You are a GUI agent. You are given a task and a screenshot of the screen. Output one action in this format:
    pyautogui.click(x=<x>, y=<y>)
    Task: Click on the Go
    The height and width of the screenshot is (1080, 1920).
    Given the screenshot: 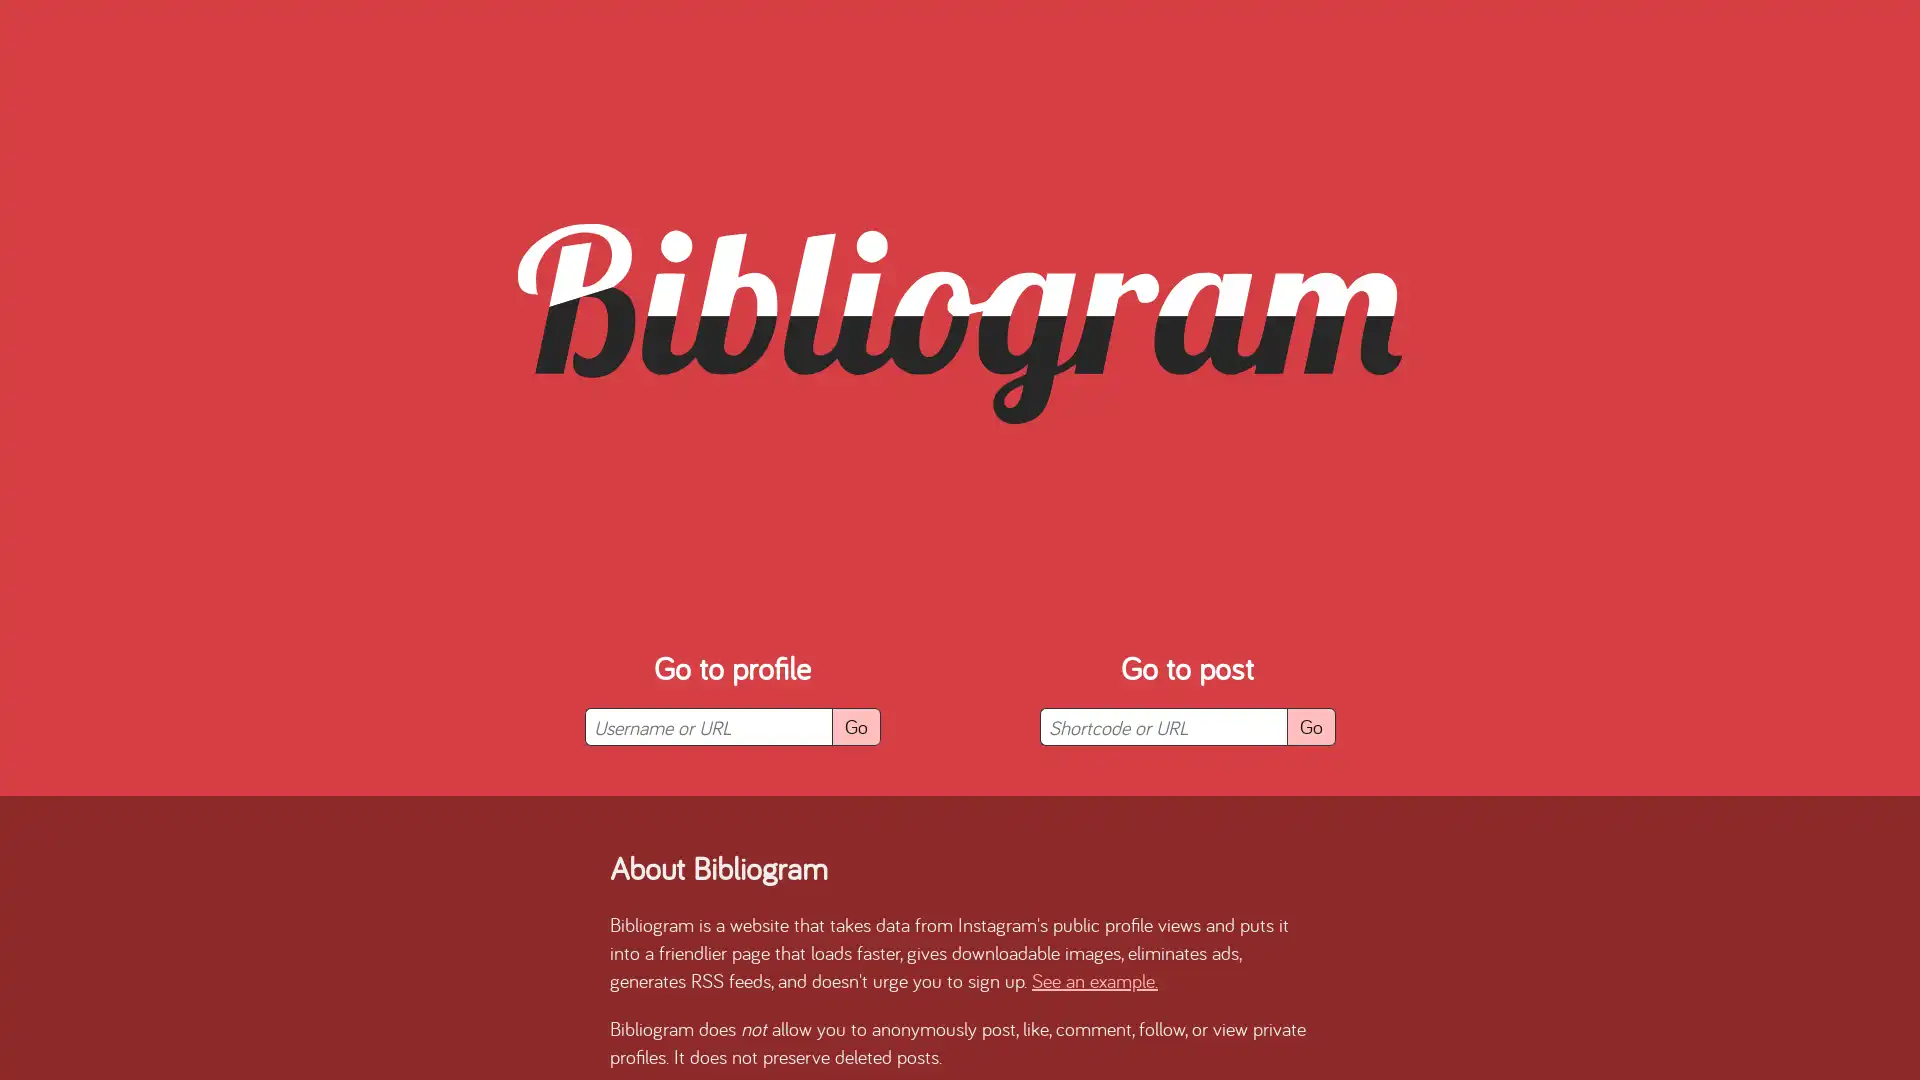 What is the action you would take?
    pyautogui.click(x=1310, y=726)
    